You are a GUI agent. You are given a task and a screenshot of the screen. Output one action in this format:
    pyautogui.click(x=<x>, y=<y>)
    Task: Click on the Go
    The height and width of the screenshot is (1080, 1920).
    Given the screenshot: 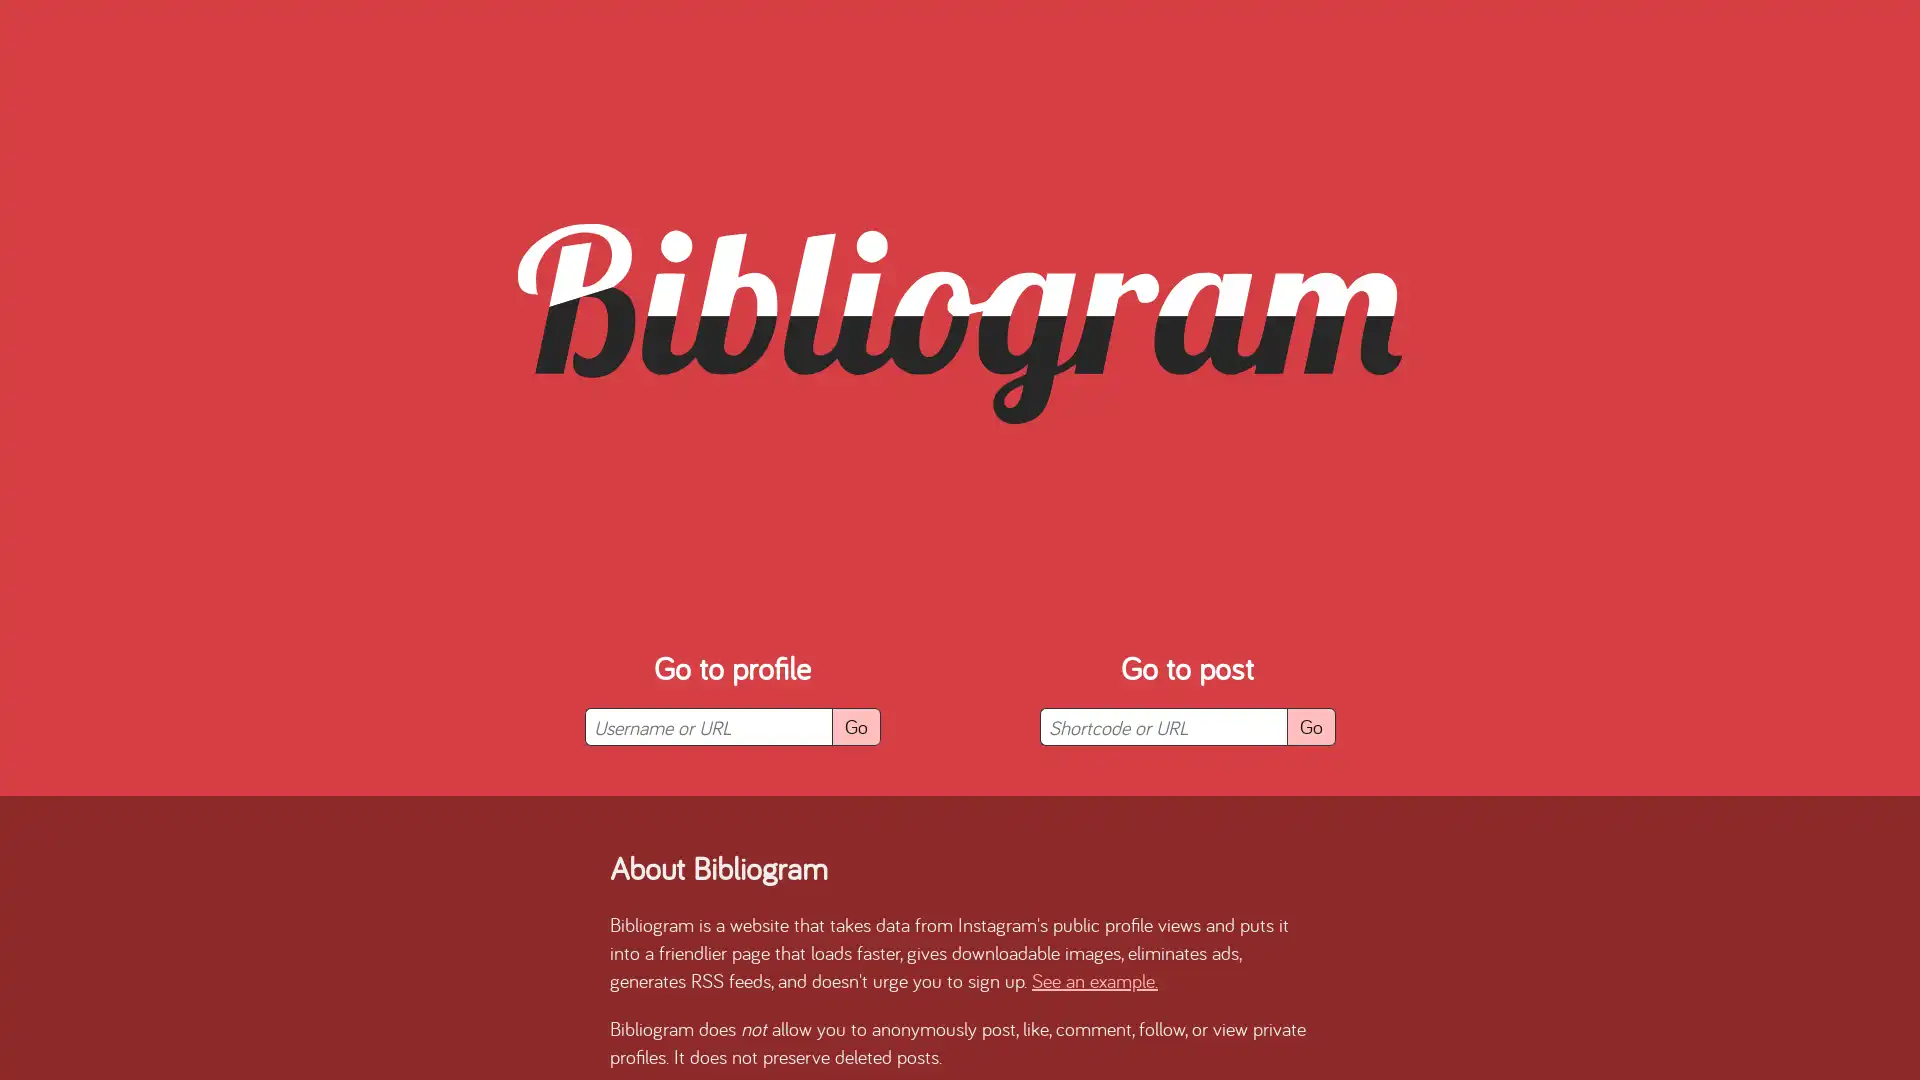 What is the action you would take?
    pyautogui.click(x=1310, y=726)
    